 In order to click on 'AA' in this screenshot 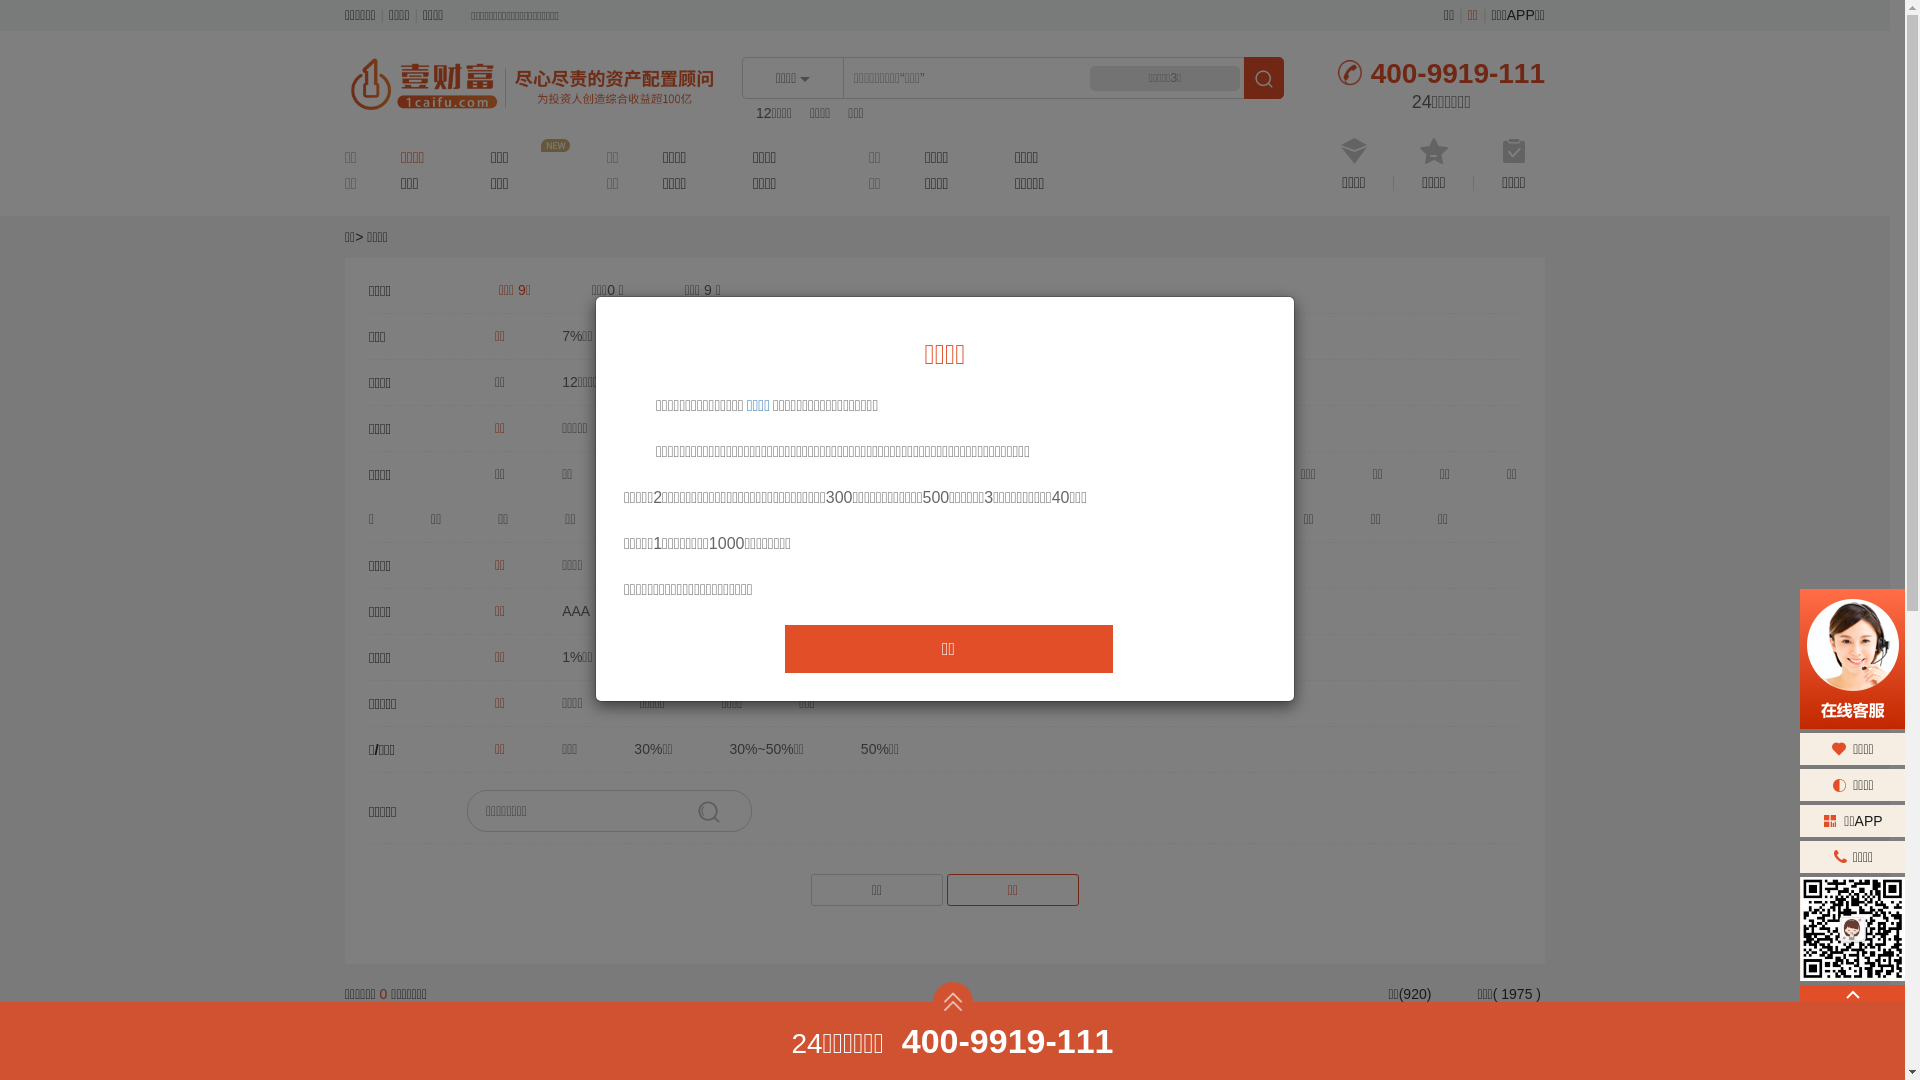, I will do `click(618, 609)`.